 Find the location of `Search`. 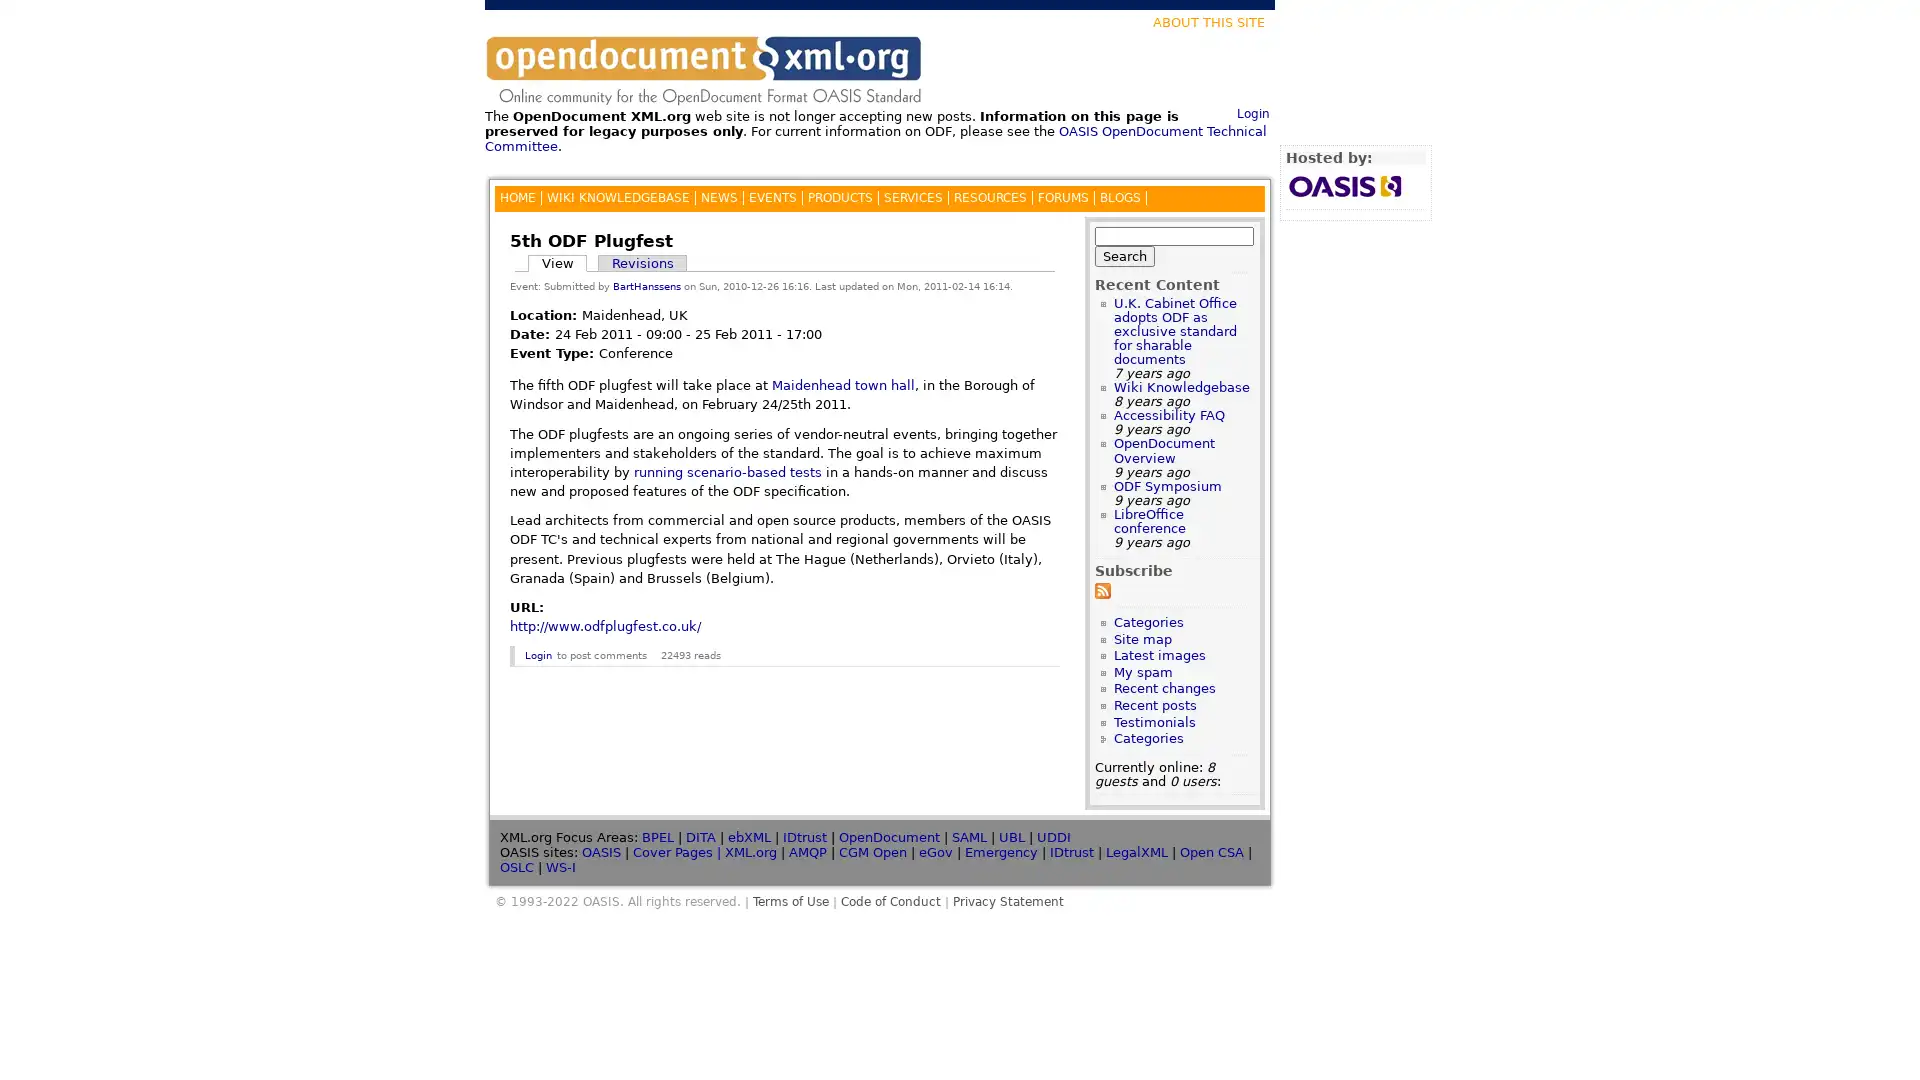

Search is located at coordinates (1124, 254).